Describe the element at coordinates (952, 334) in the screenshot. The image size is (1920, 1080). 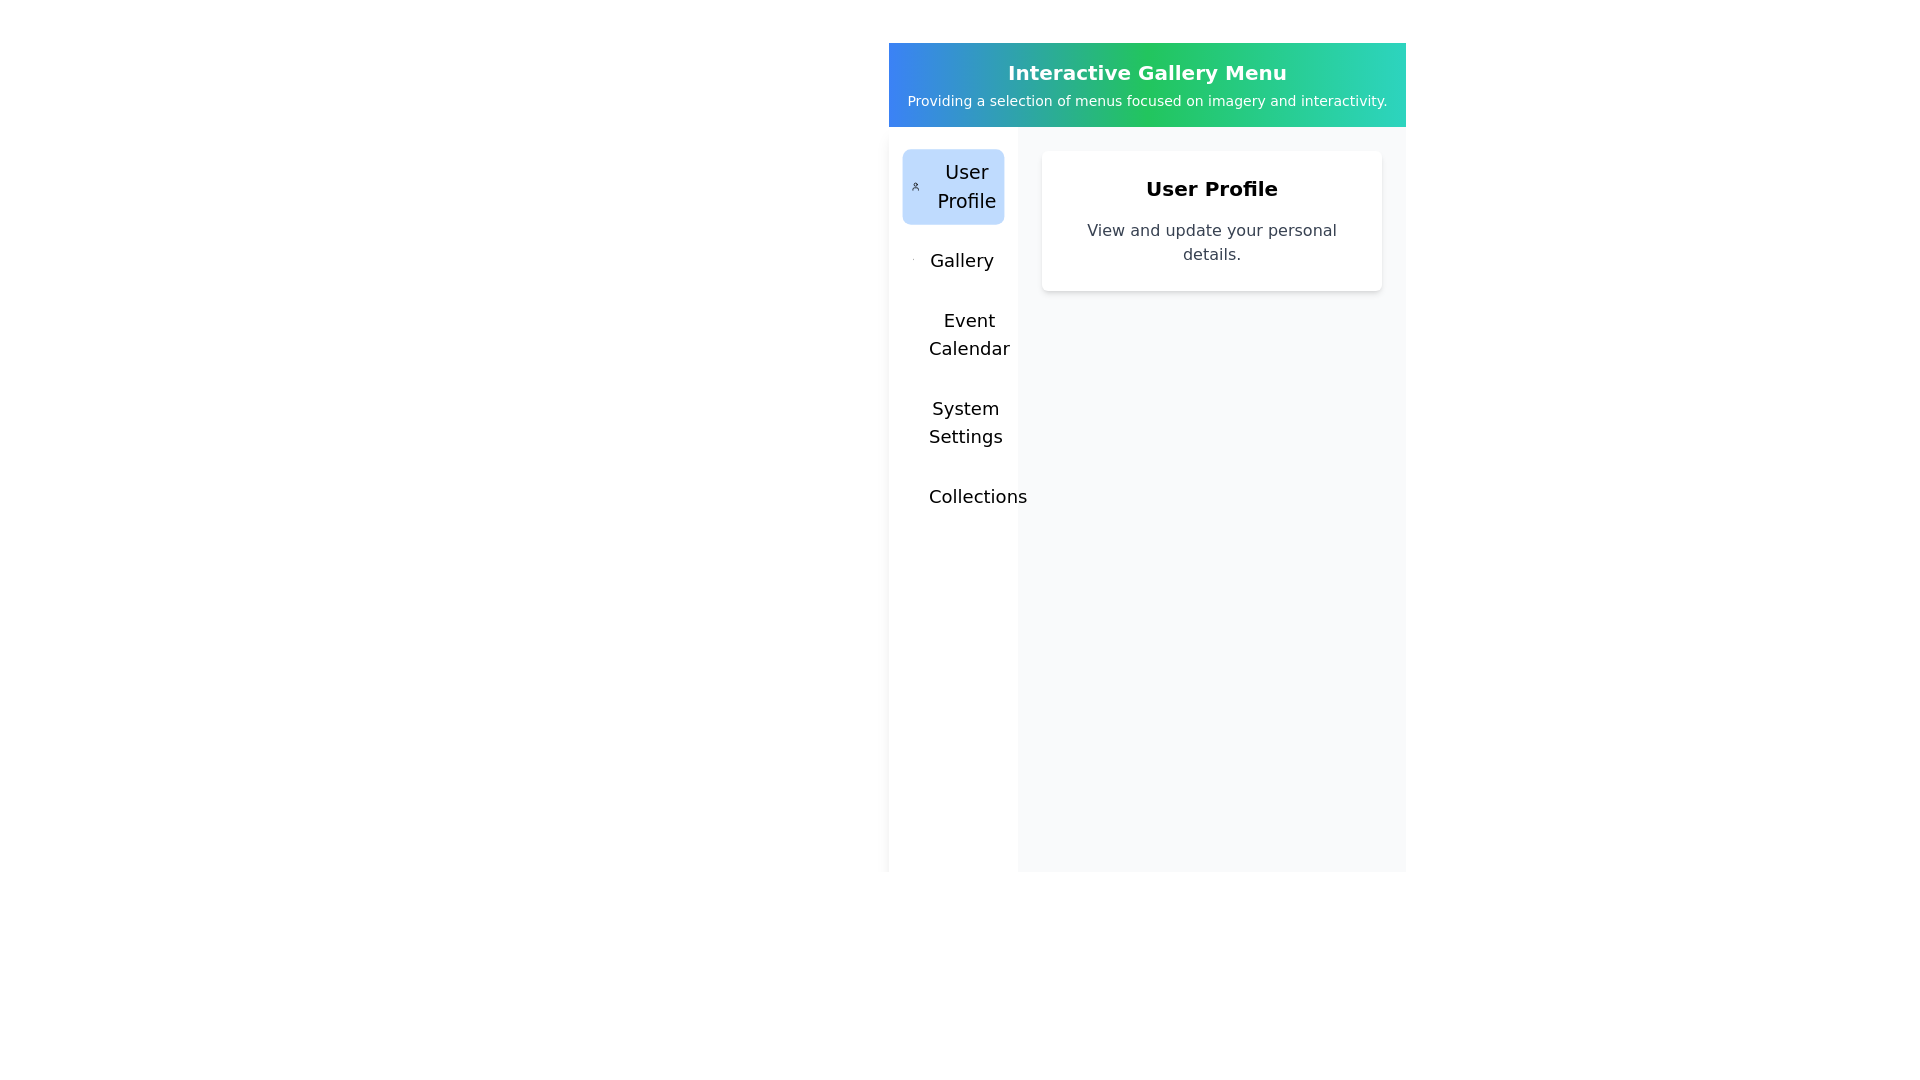
I see `the menu item Event Calendar to observe its hover effect` at that location.